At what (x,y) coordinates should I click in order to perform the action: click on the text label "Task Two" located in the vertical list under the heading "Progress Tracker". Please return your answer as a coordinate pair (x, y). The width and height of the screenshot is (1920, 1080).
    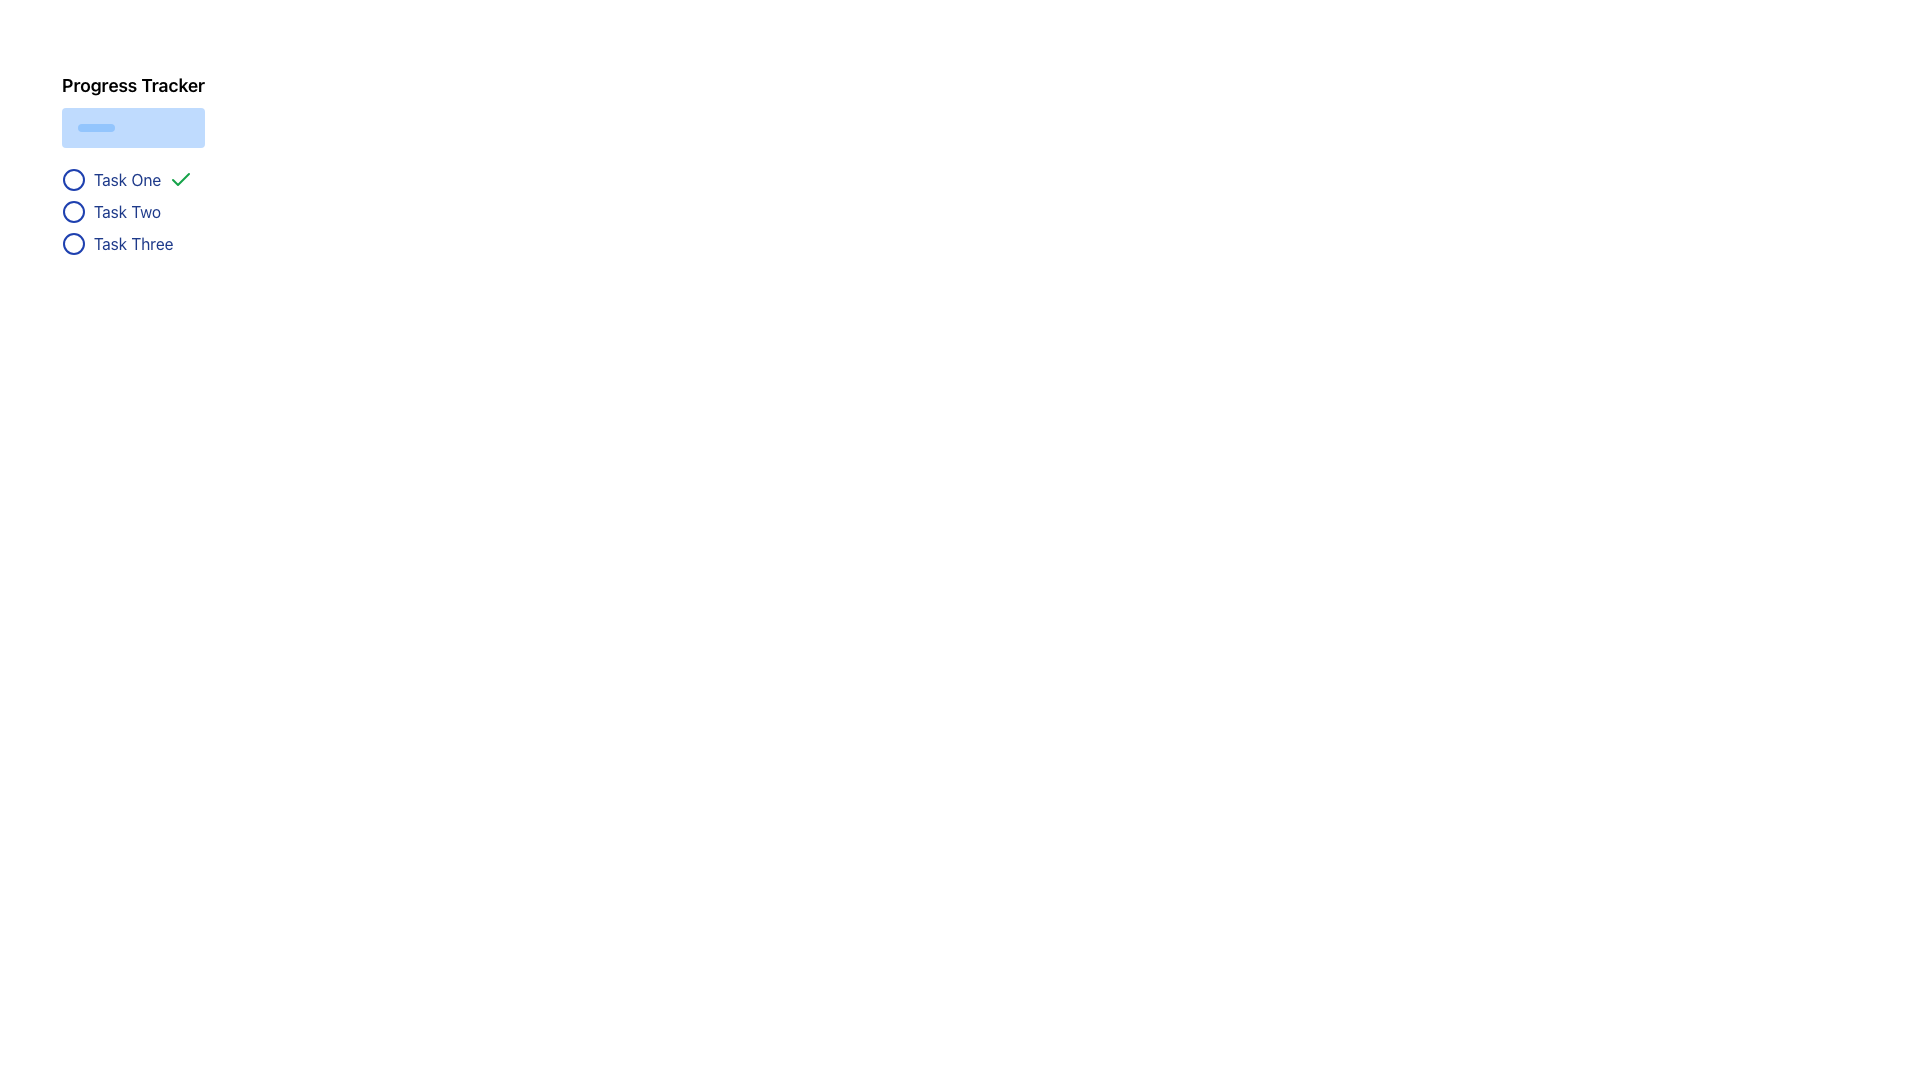
    Looking at the image, I should click on (132, 212).